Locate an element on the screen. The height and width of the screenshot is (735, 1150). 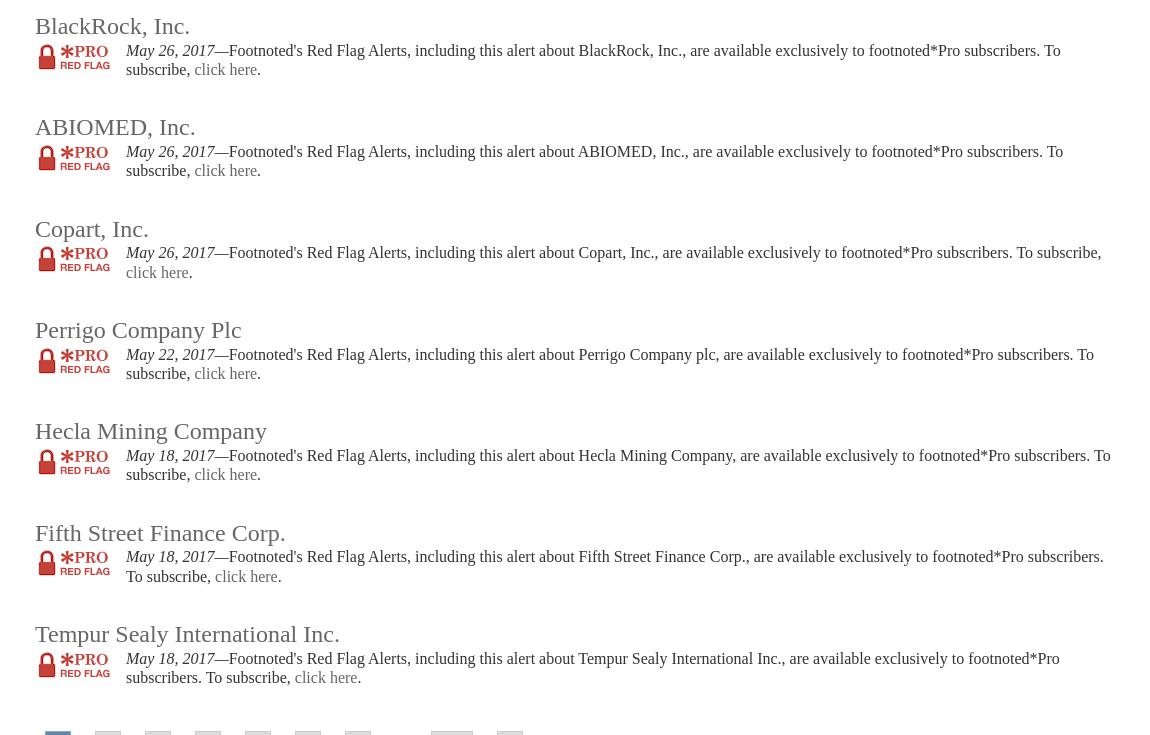
'Footnoted's Red Flag Alerts, including this alert about ABIOMED, Inc., are available exclusively to footnoted*Pro subscribers. To subscribe,' is located at coordinates (593, 160).